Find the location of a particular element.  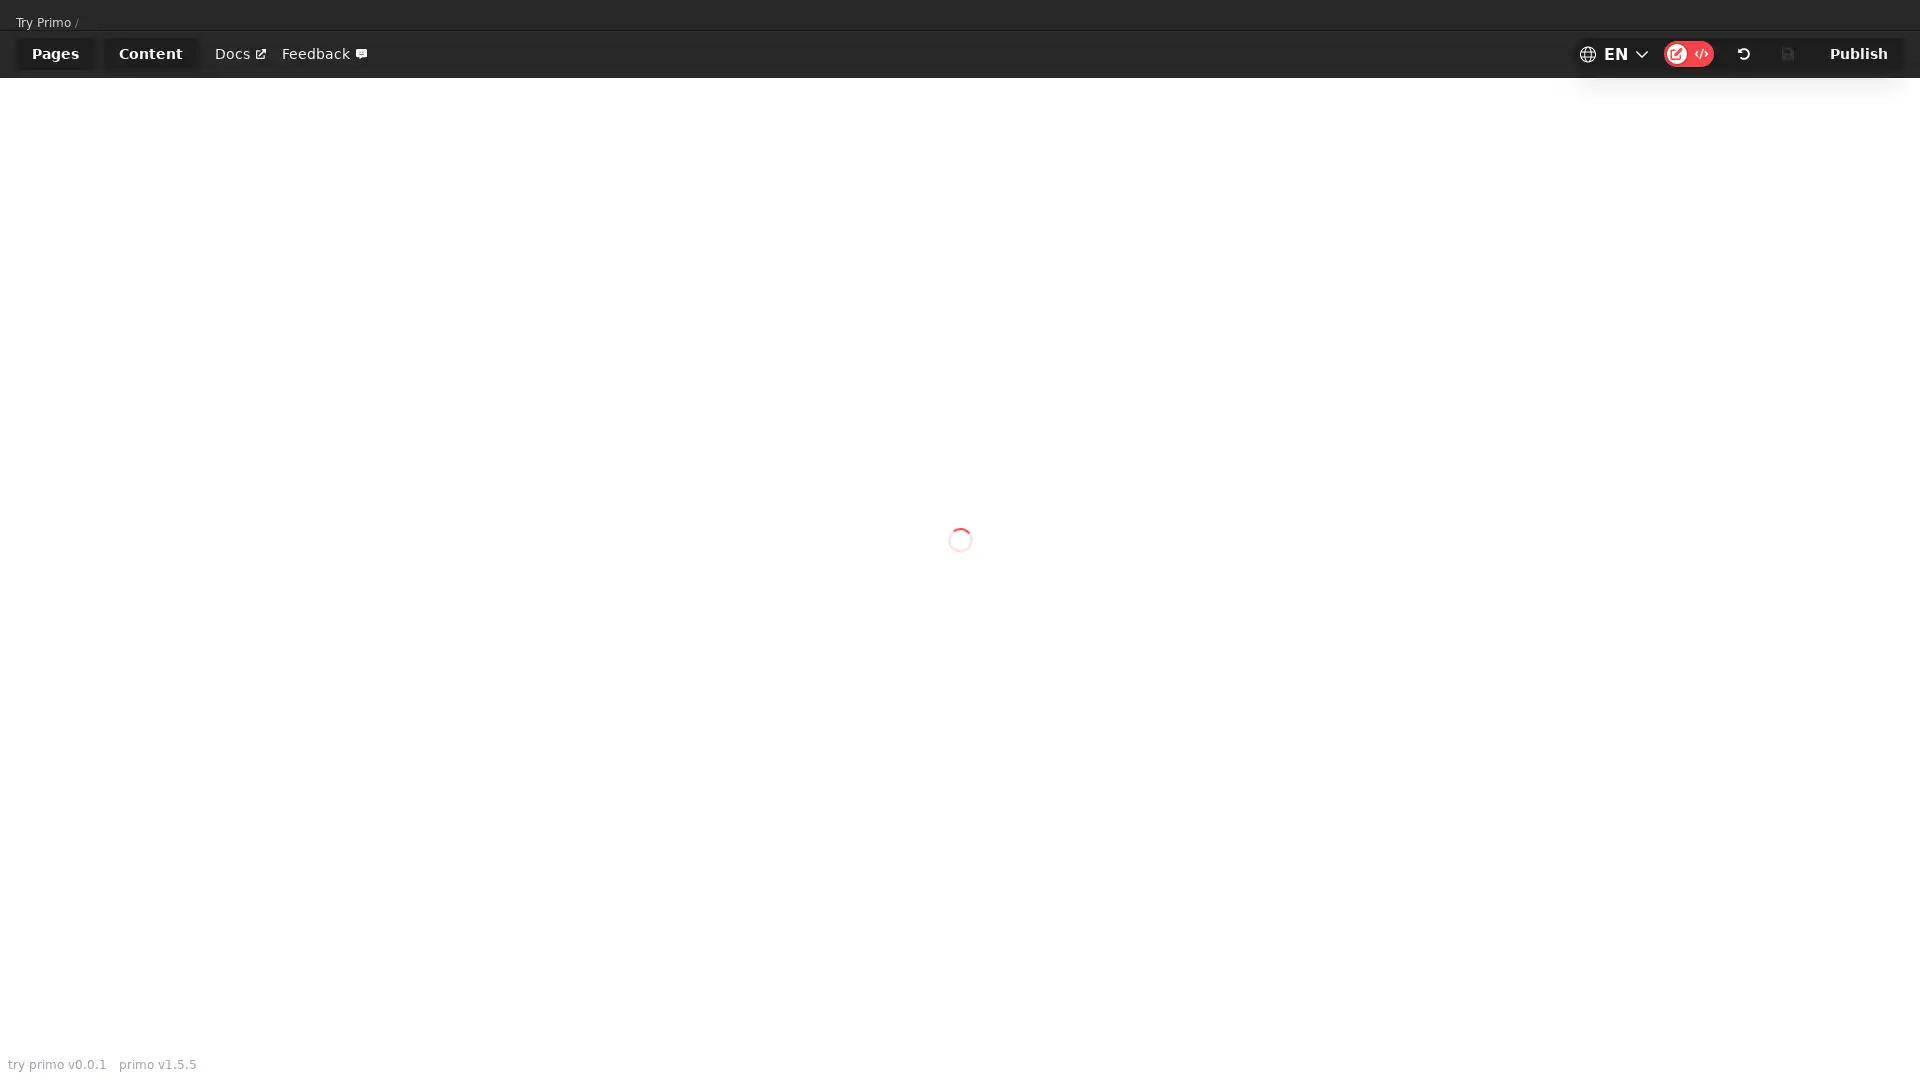

Pages is located at coordinates (55, 53).